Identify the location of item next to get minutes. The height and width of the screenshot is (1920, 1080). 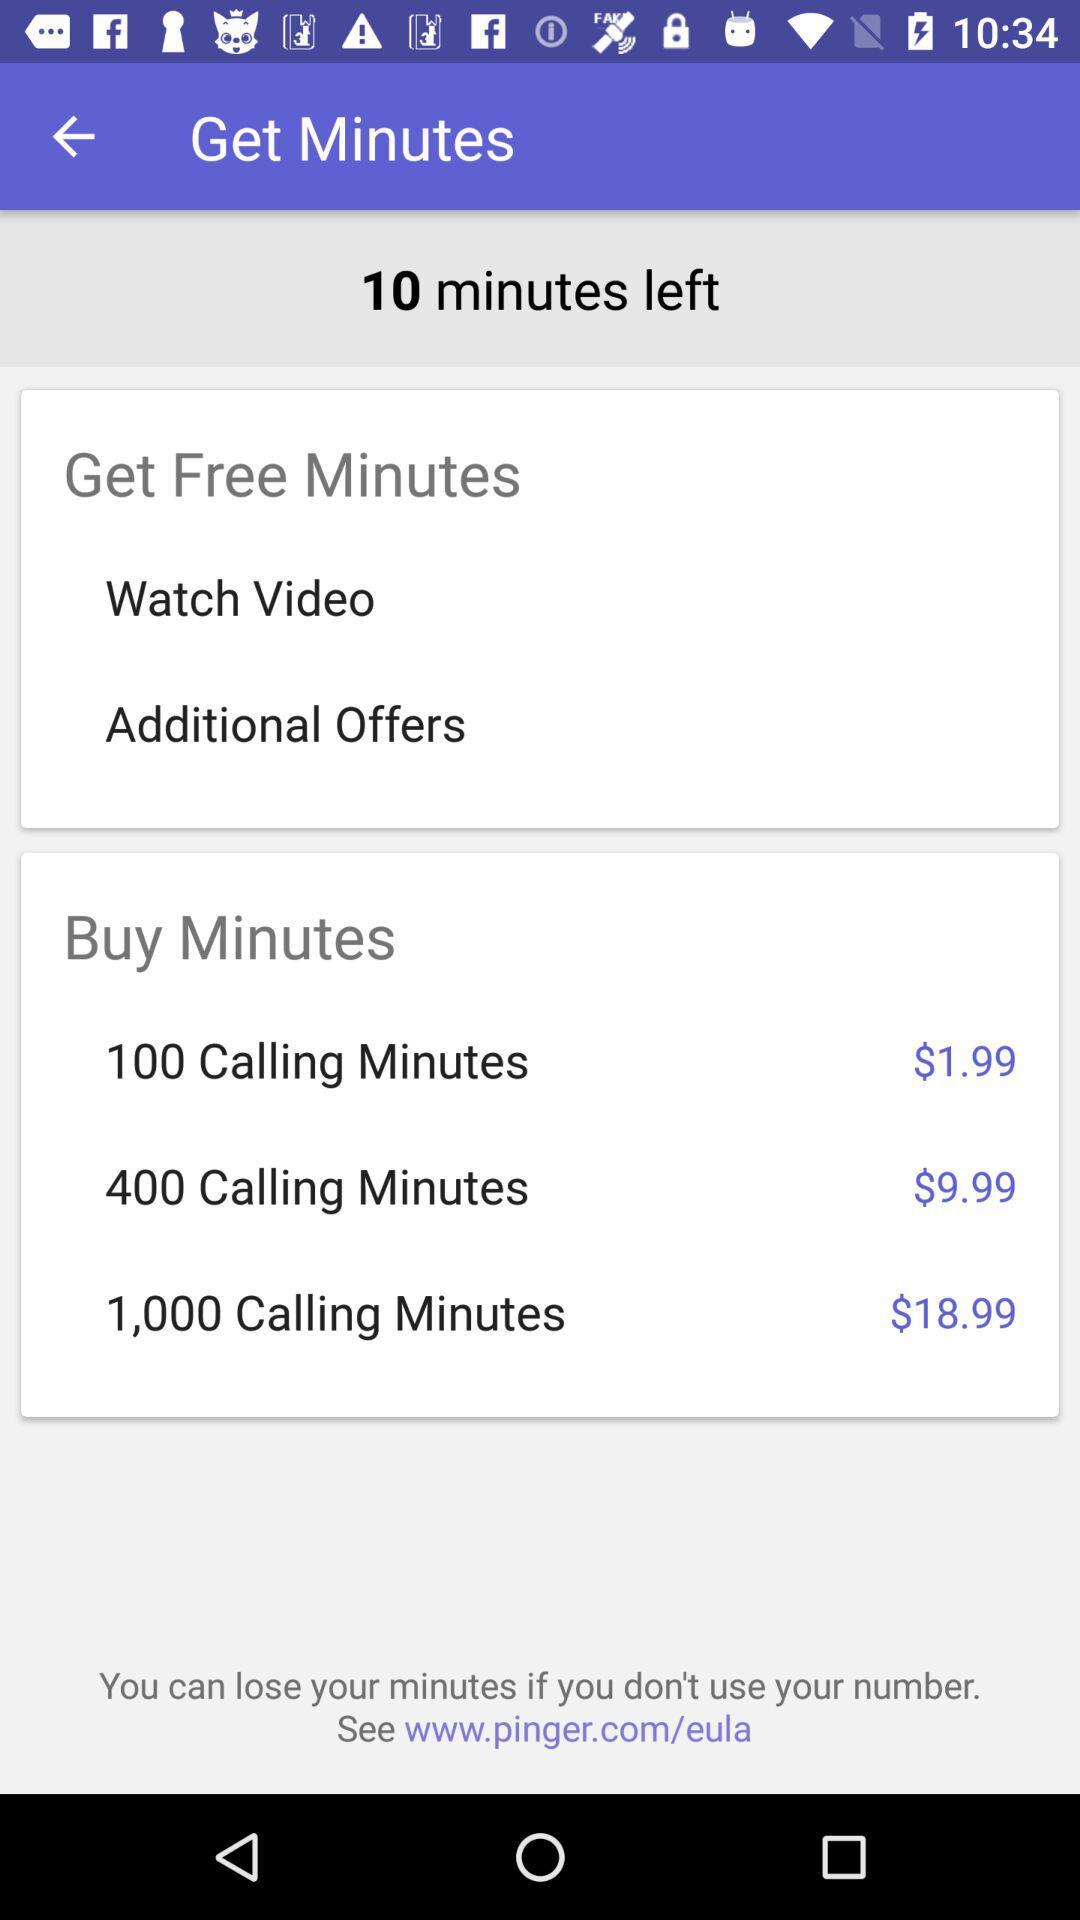
(72, 135).